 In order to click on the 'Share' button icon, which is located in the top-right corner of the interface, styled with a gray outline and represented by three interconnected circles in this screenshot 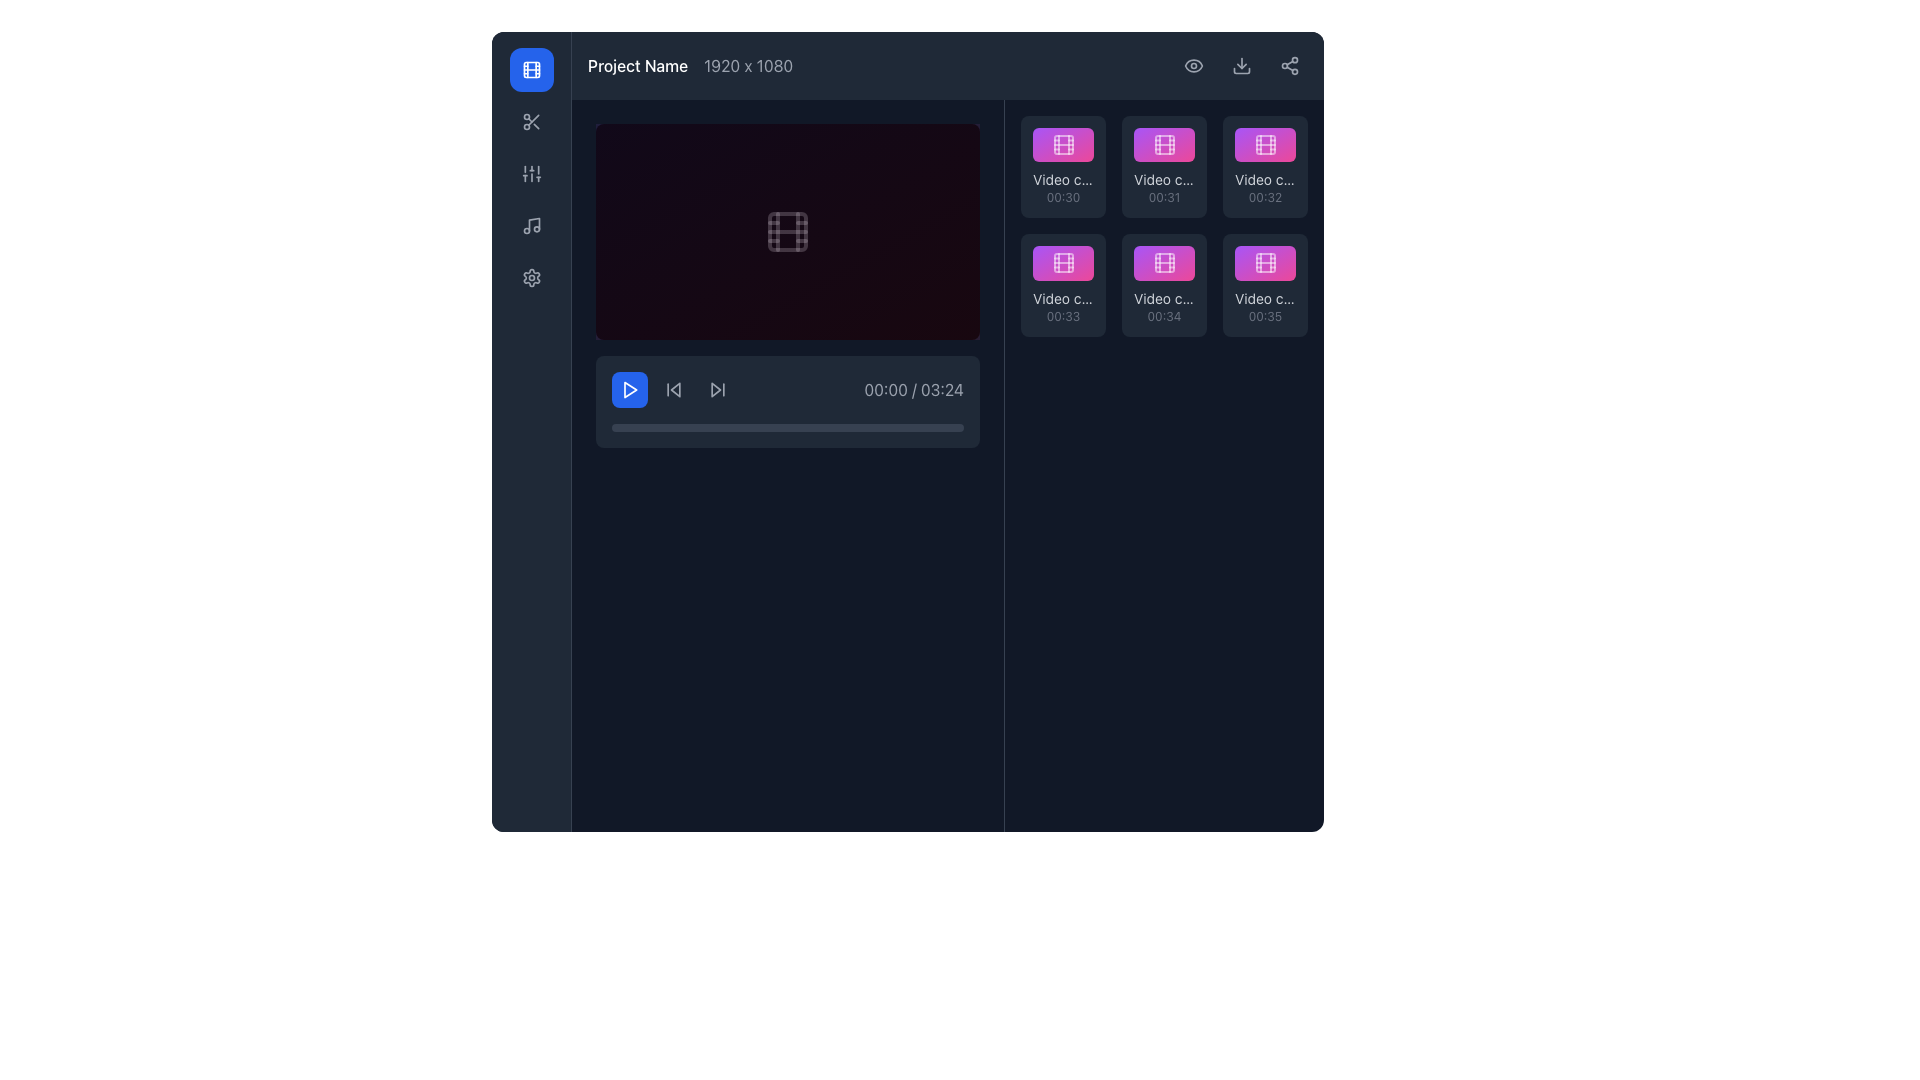, I will do `click(1290, 64)`.